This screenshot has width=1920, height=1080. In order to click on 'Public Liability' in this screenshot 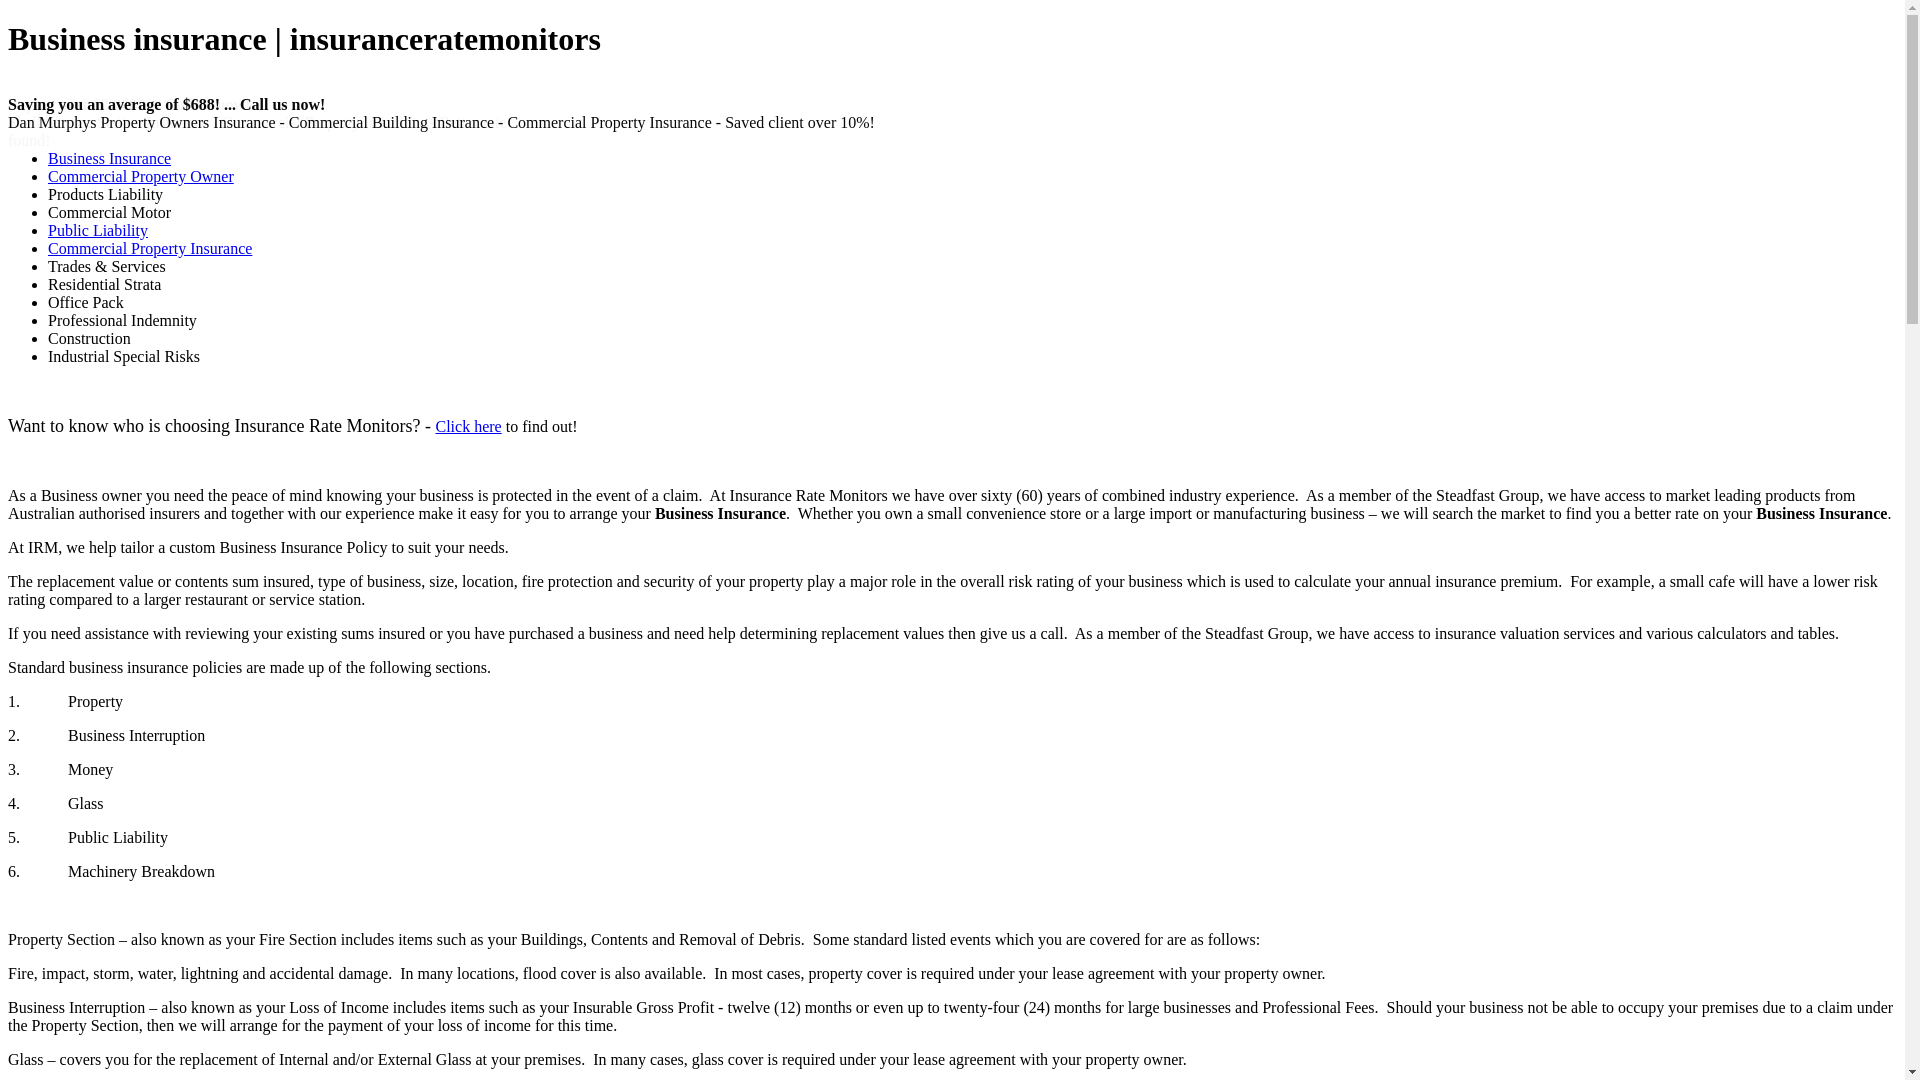, I will do `click(48, 229)`.